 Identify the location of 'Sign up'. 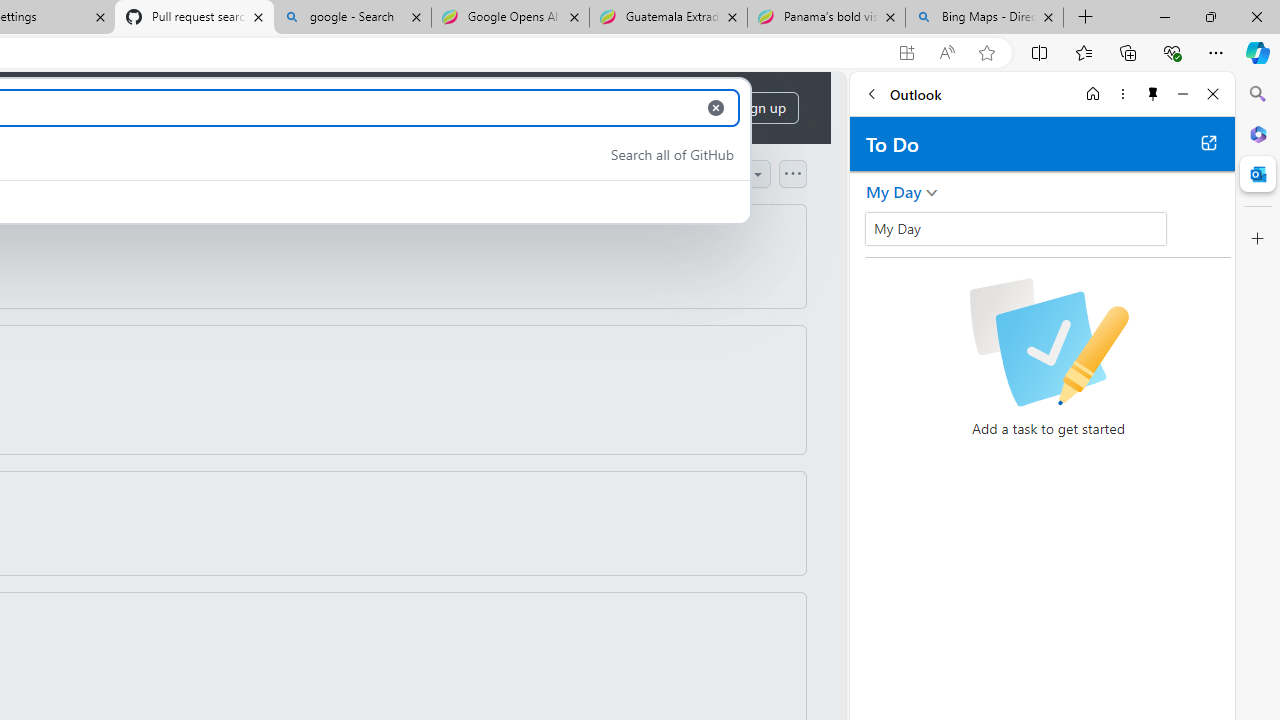
(761, 108).